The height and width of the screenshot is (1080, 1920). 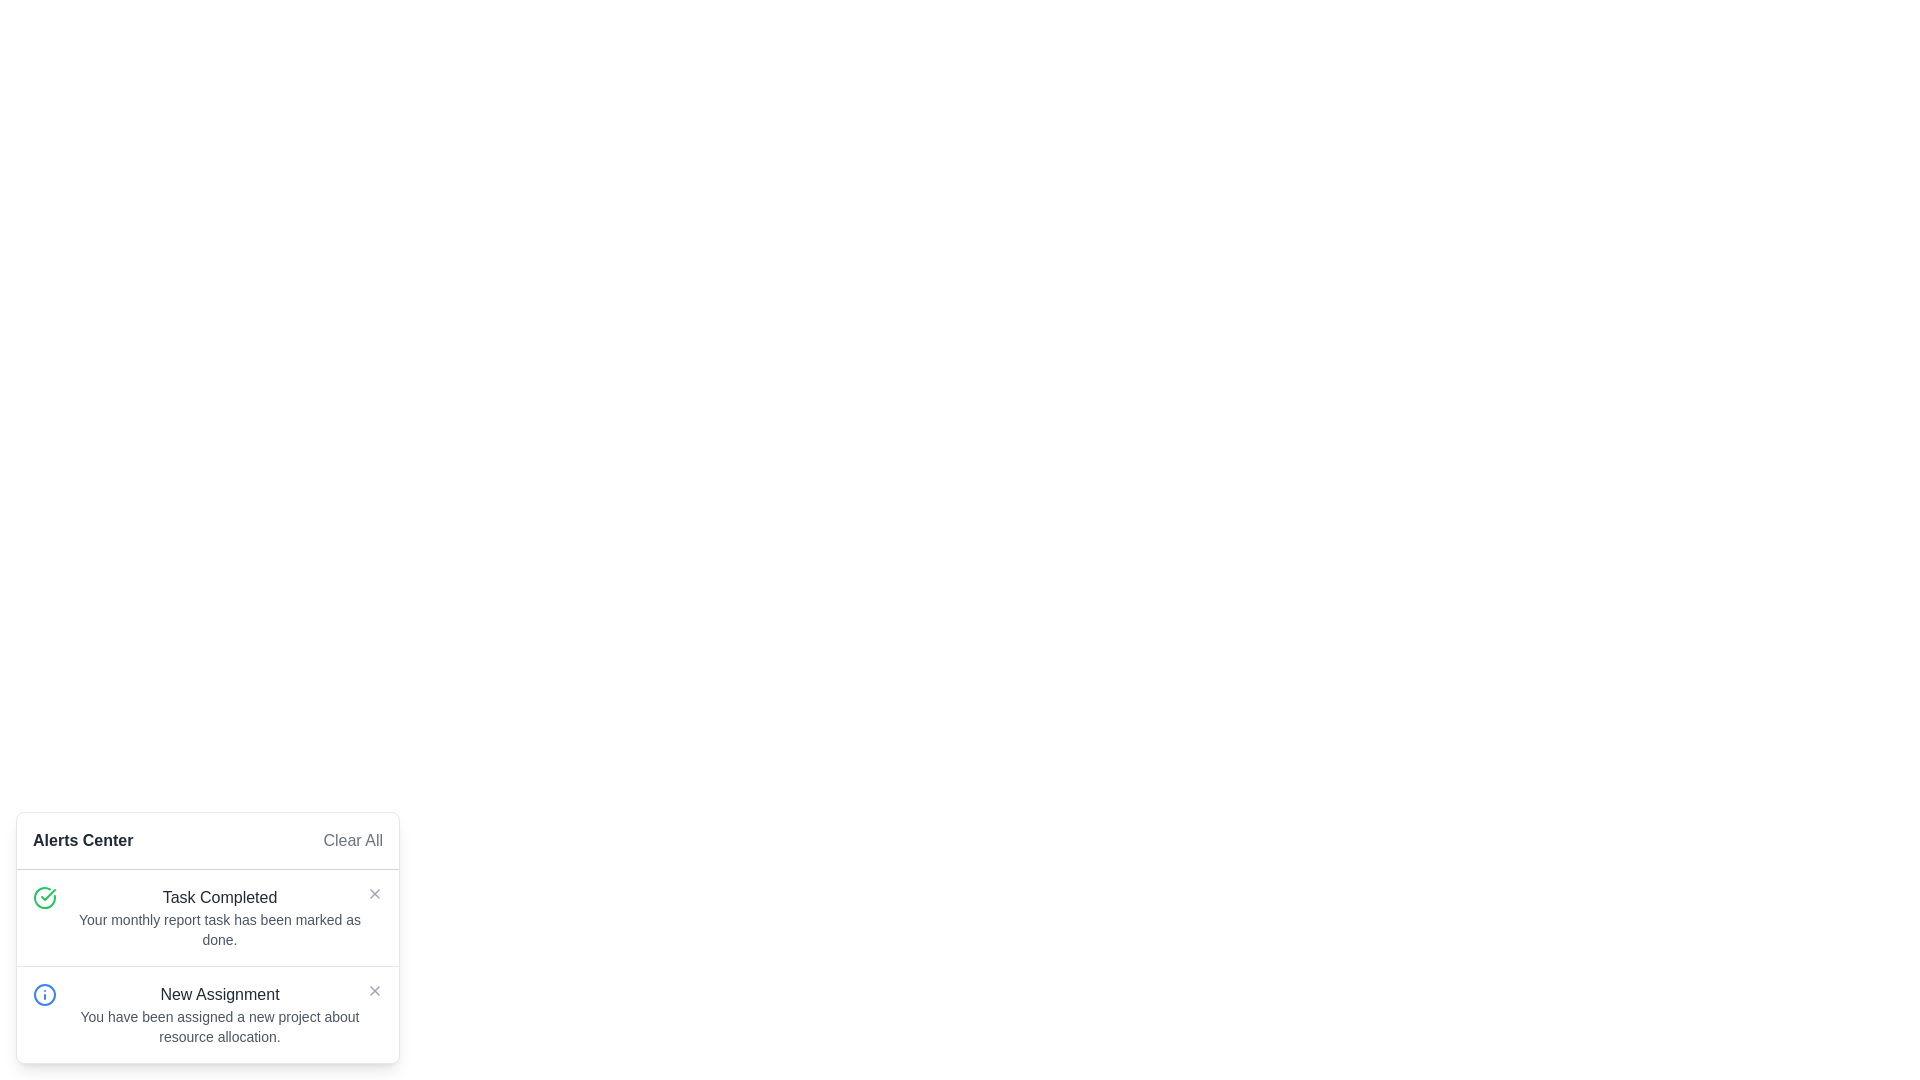 I want to click on the small interactive close button icon, which is located on the far right side of the 'Task Completed' notification in the Alerts Center, so click(x=374, y=893).